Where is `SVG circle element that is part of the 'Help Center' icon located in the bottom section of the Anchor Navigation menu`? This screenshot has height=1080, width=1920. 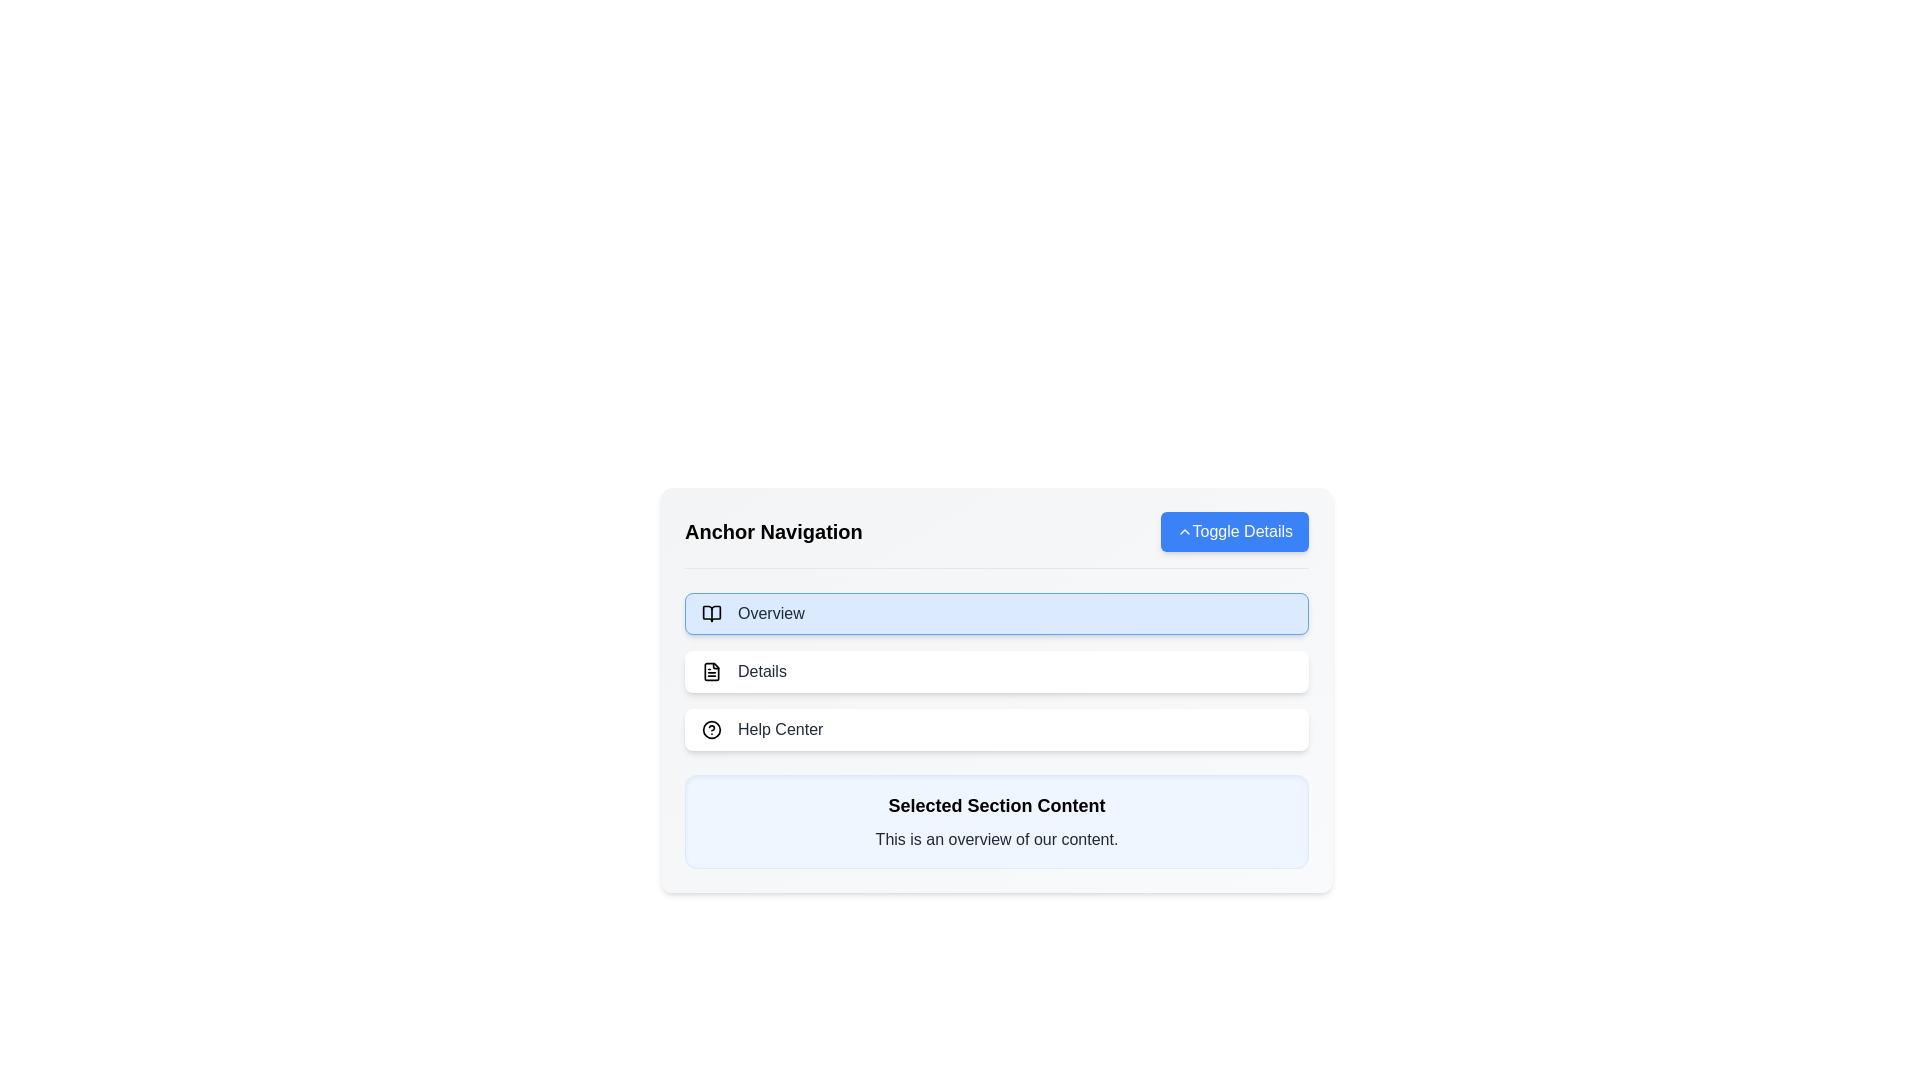 SVG circle element that is part of the 'Help Center' icon located in the bottom section of the Anchor Navigation menu is located at coordinates (711, 729).